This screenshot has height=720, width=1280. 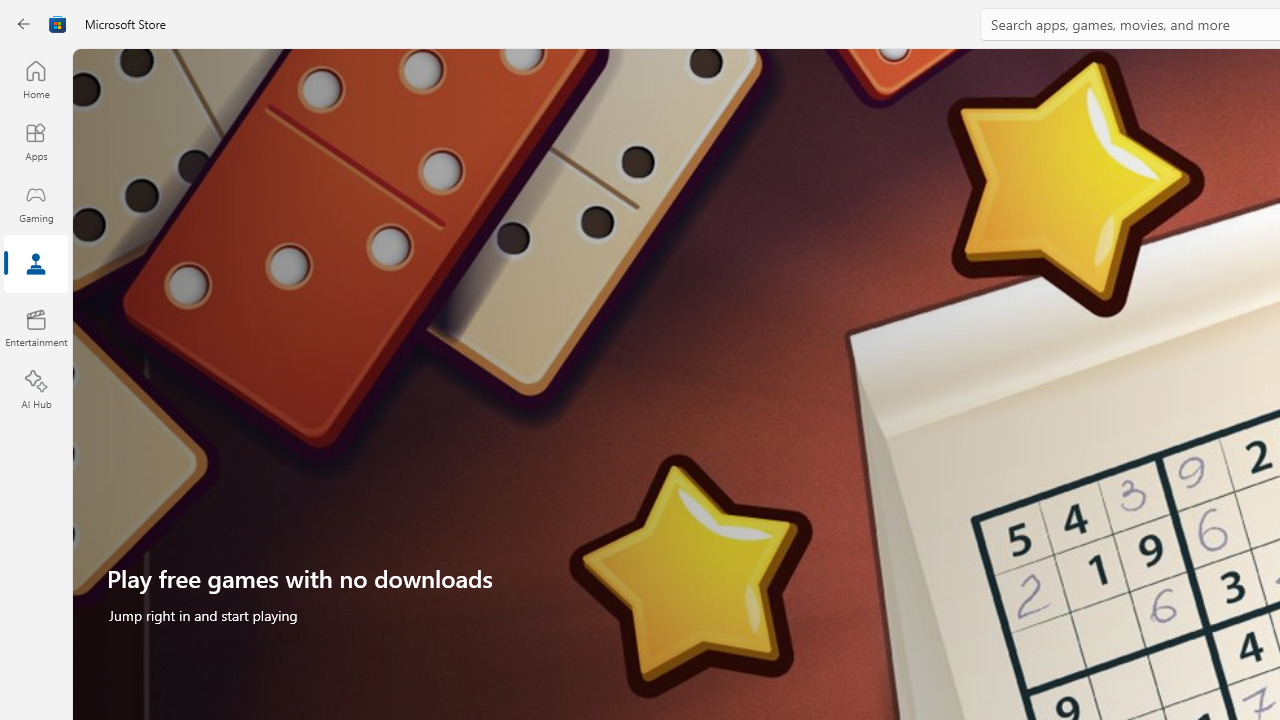 I want to click on 'Apps', so click(x=35, y=140).